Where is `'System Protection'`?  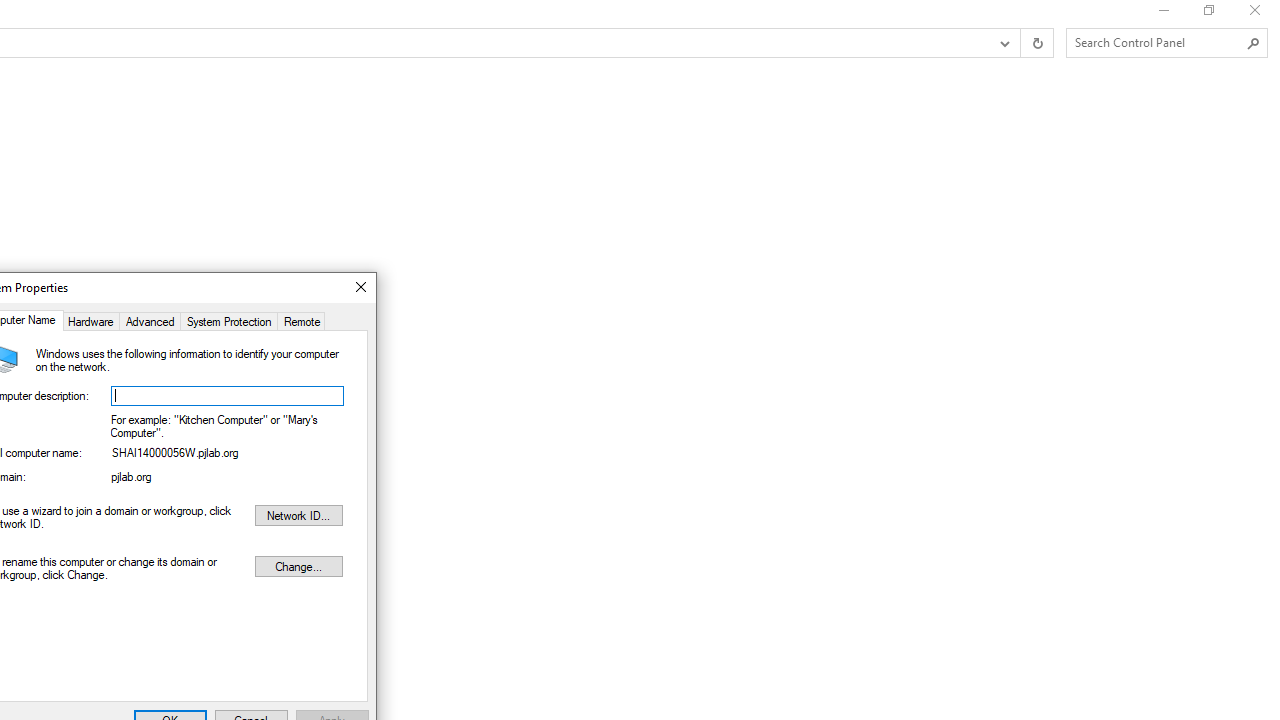
'System Protection' is located at coordinates (229, 319).